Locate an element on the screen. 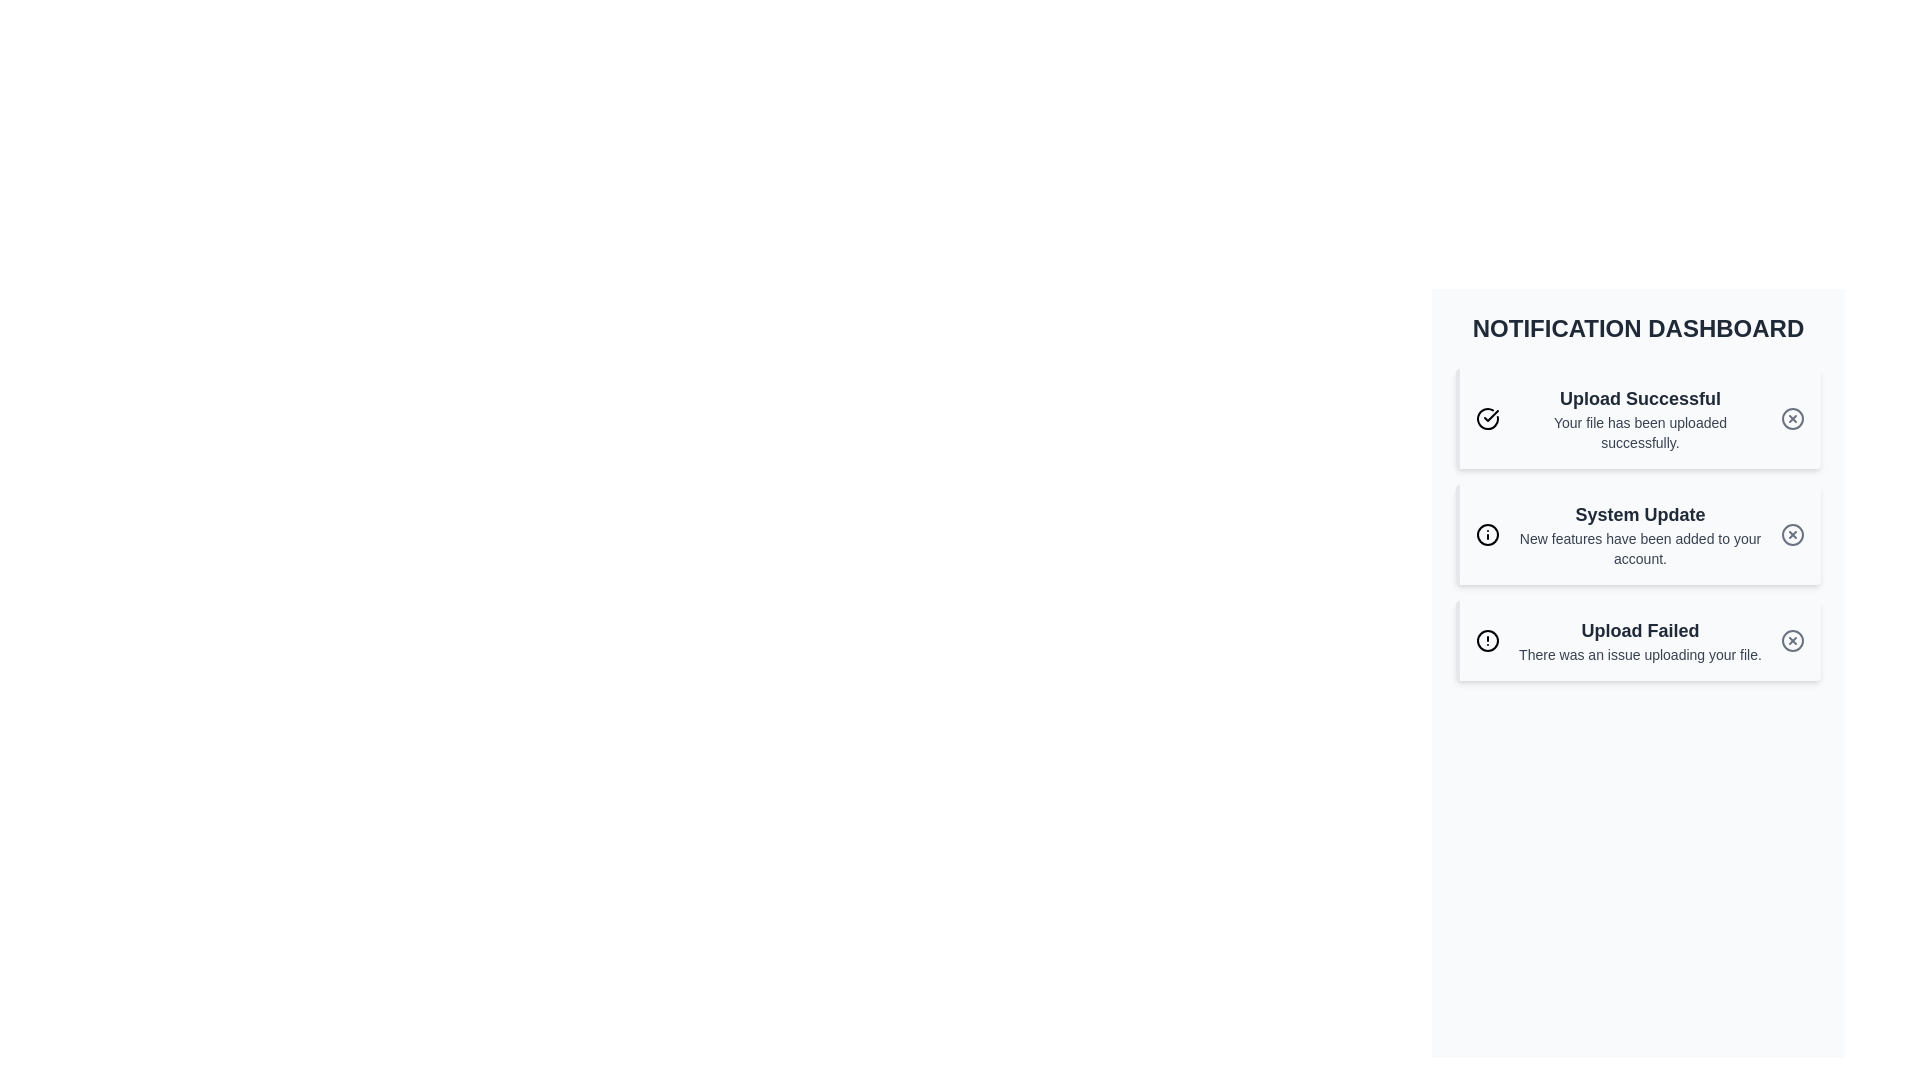 This screenshot has width=1920, height=1080. notification text of the 'Upload Successful' notification, which is the first notification in the notification list under the header 'NOTIFICATION DASHBOARD' is located at coordinates (1640, 418).